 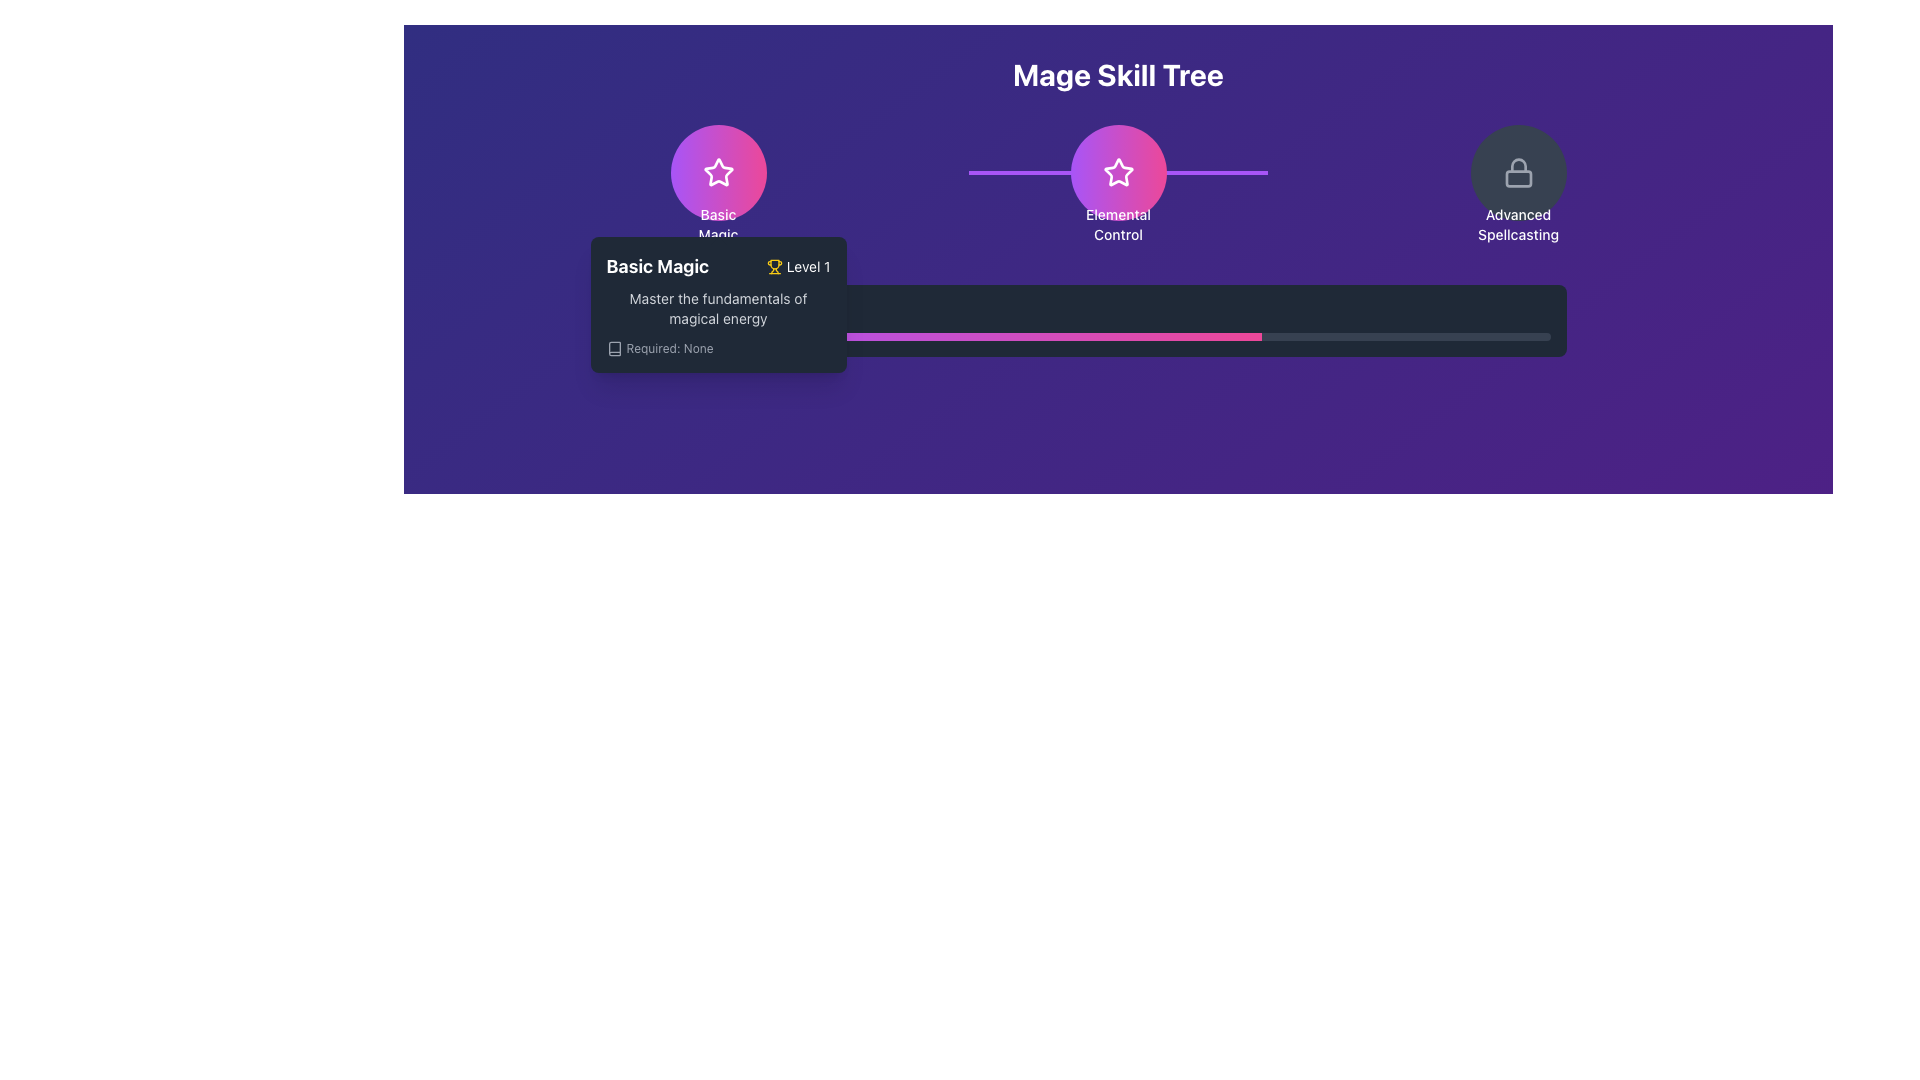 What do you see at coordinates (1518, 172) in the screenshot?
I see `the lock icon indicating that 'Advanced Spellcasting' is locked, located in the top-right portion of the interface` at bounding box center [1518, 172].